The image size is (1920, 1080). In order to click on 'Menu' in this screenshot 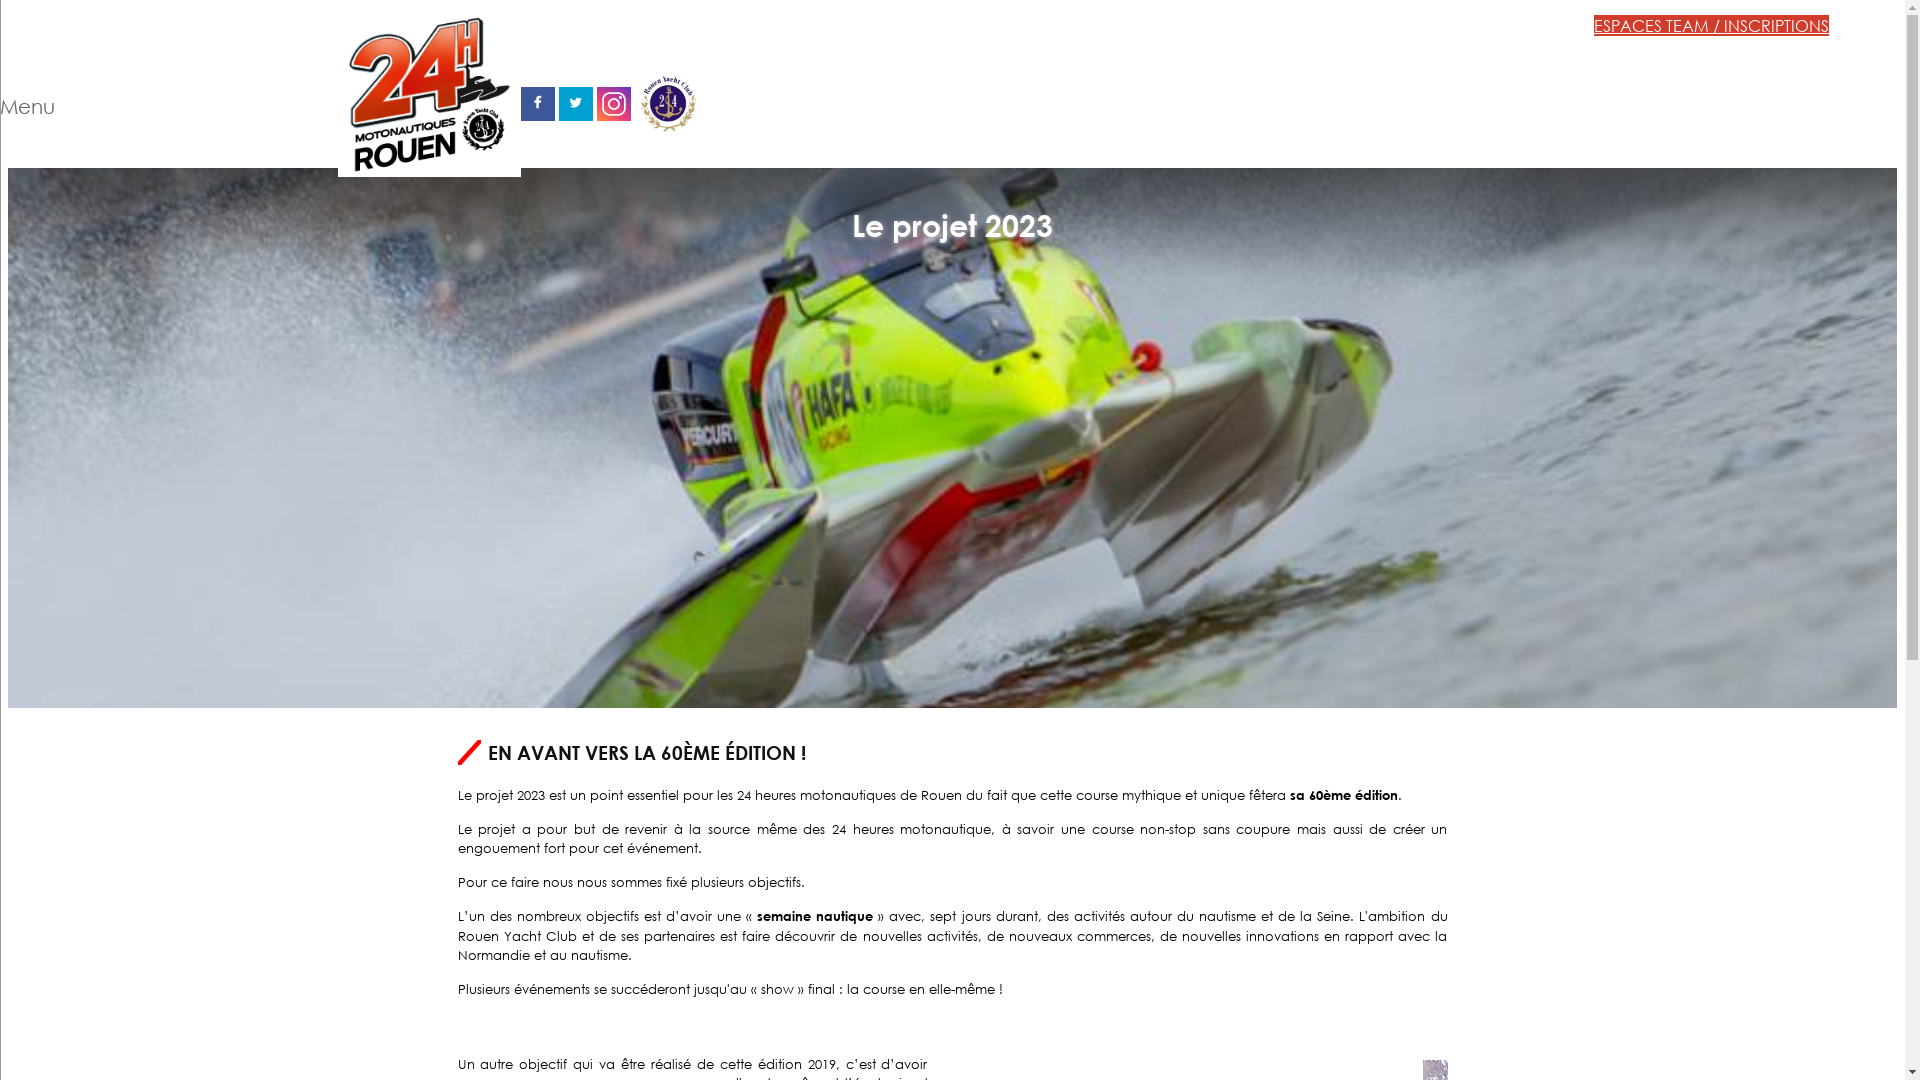, I will do `click(27, 105)`.